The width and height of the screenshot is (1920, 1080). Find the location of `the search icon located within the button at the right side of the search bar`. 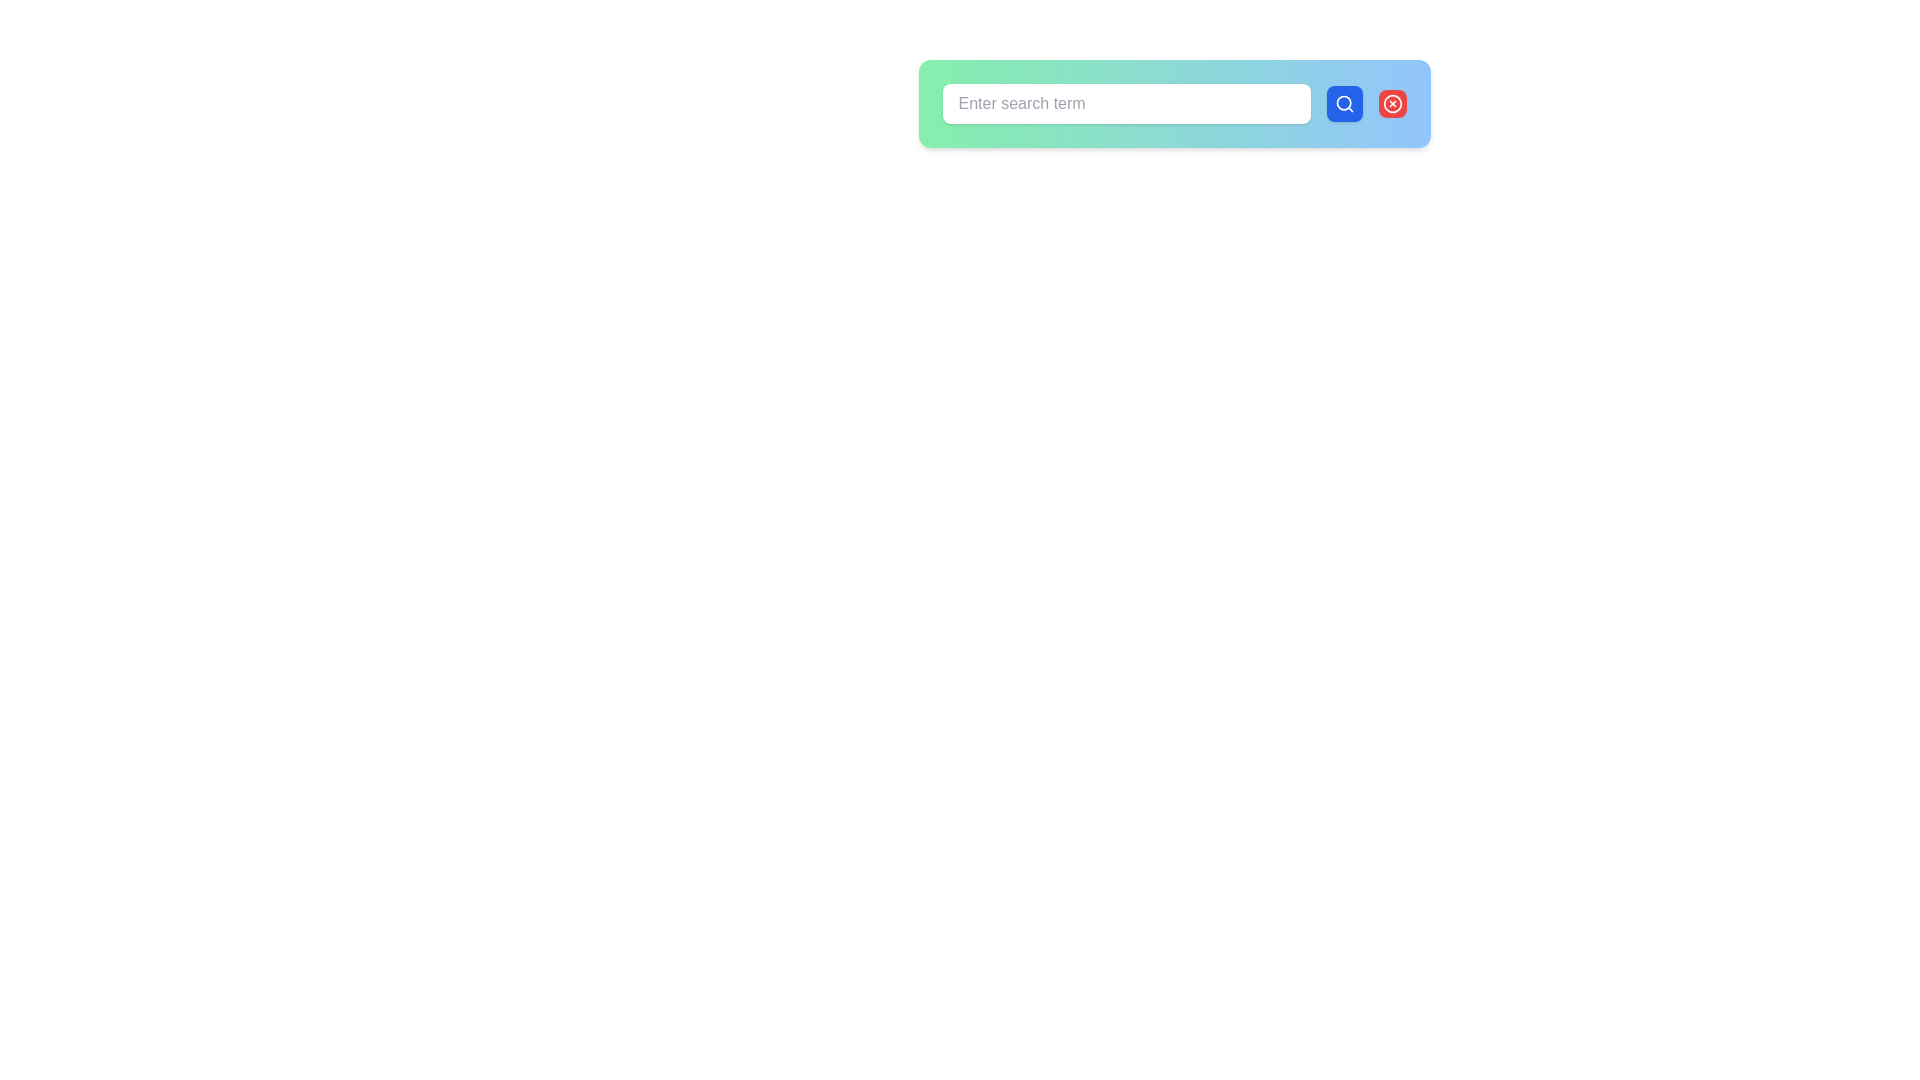

the search icon located within the button at the right side of the search bar is located at coordinates (1344, 104).